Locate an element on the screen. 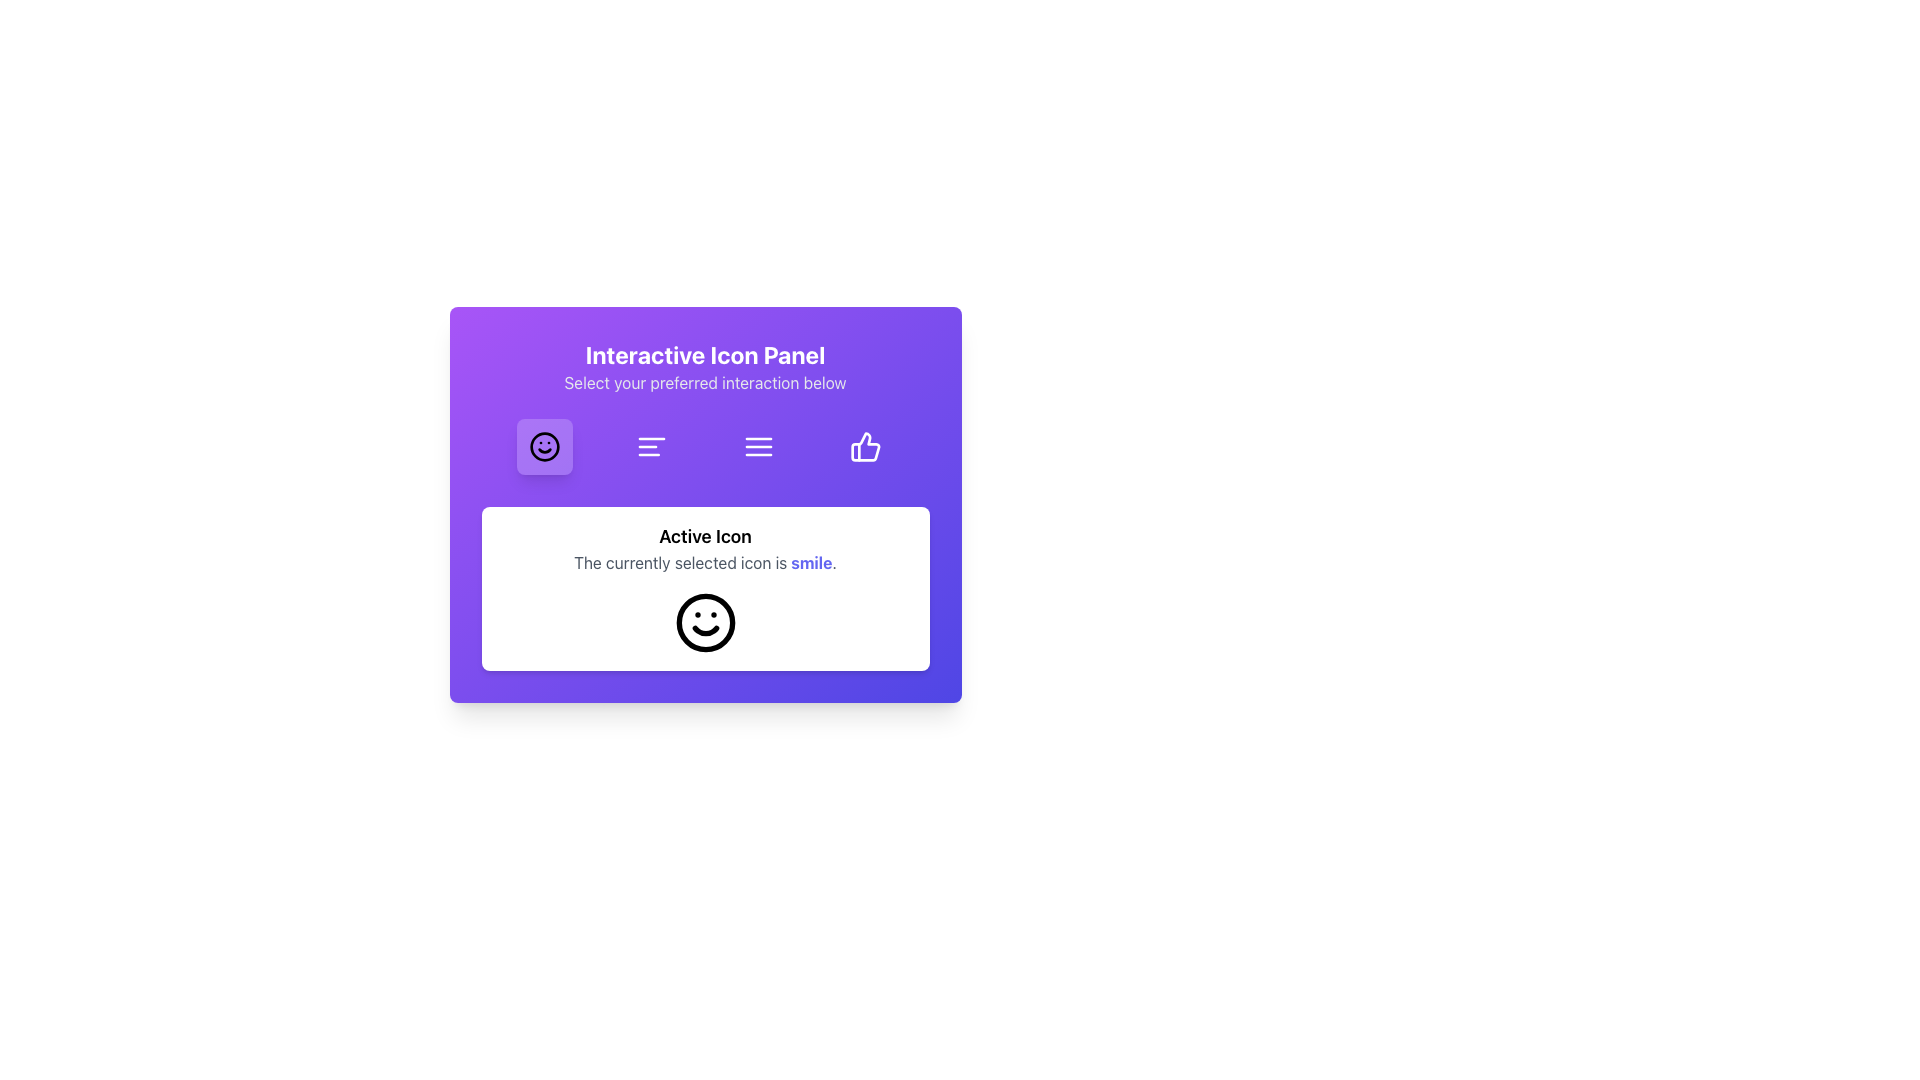  the main outline Circle SVG element of the smiley face icon, which is centrally positioned below the 'Active Icon' text is located at coordinates (705, 622).